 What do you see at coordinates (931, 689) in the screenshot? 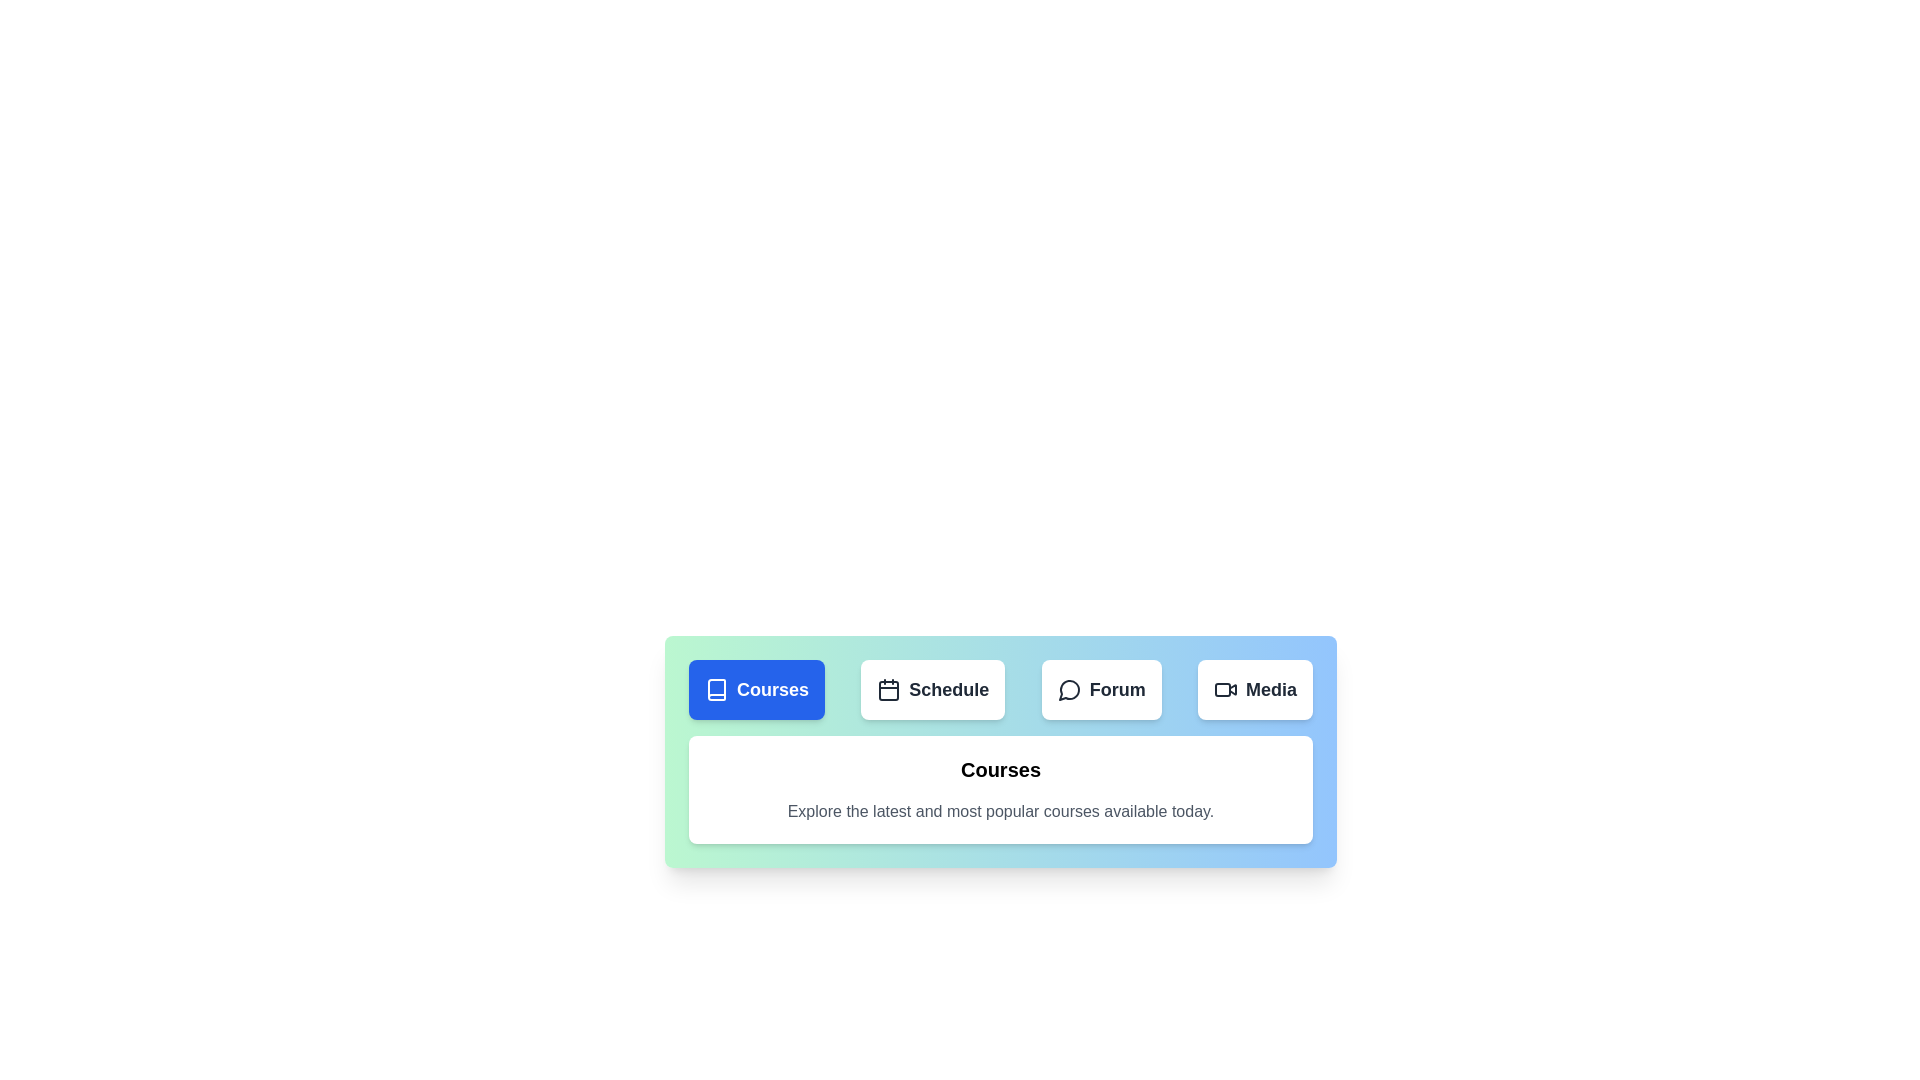
I see `the tab labeled Schedule to view its content` at bounding box center [931, 689].